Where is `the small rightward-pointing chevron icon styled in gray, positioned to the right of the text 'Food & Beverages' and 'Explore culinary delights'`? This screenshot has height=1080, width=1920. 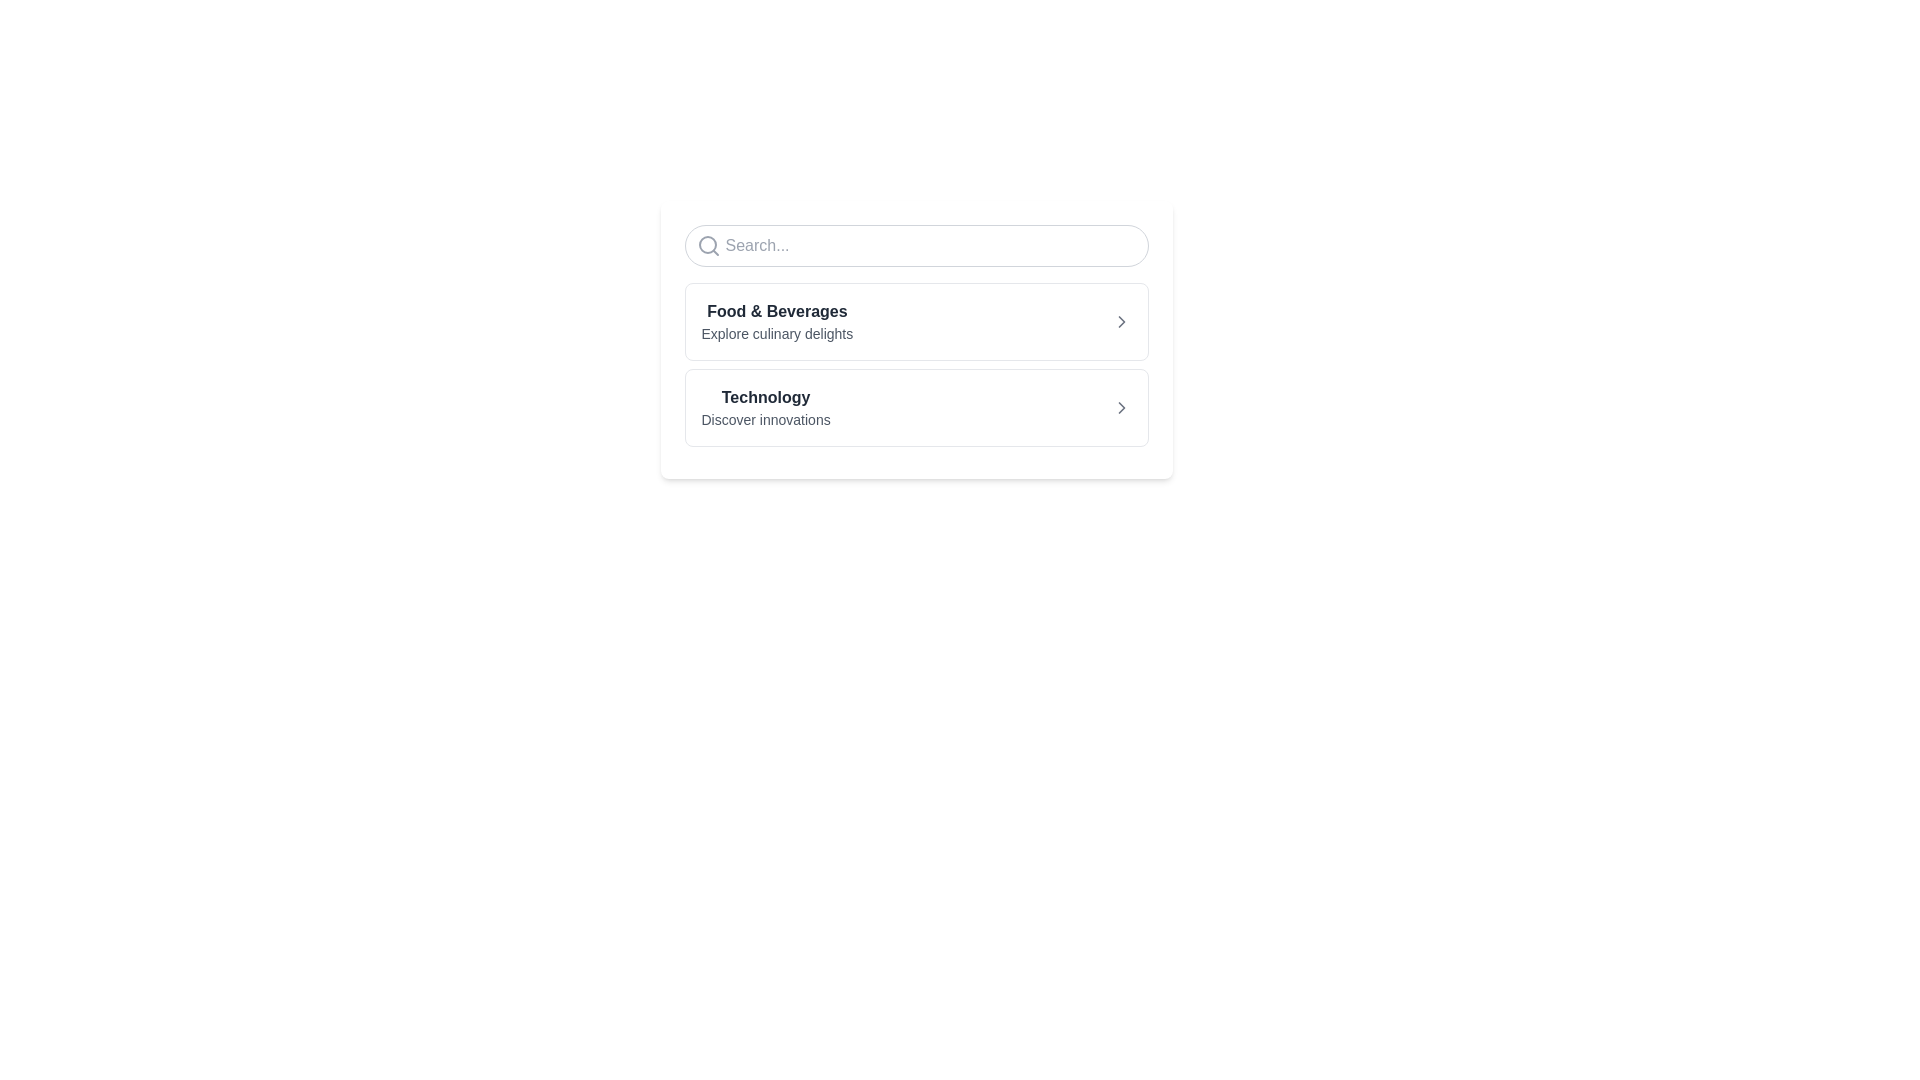 the small rightward-pointing chevron icon styled in gray, positioned to the right of the text 'Food & Beverages' and 'Explore culinary delights' is located at coordinates (1121, 320).